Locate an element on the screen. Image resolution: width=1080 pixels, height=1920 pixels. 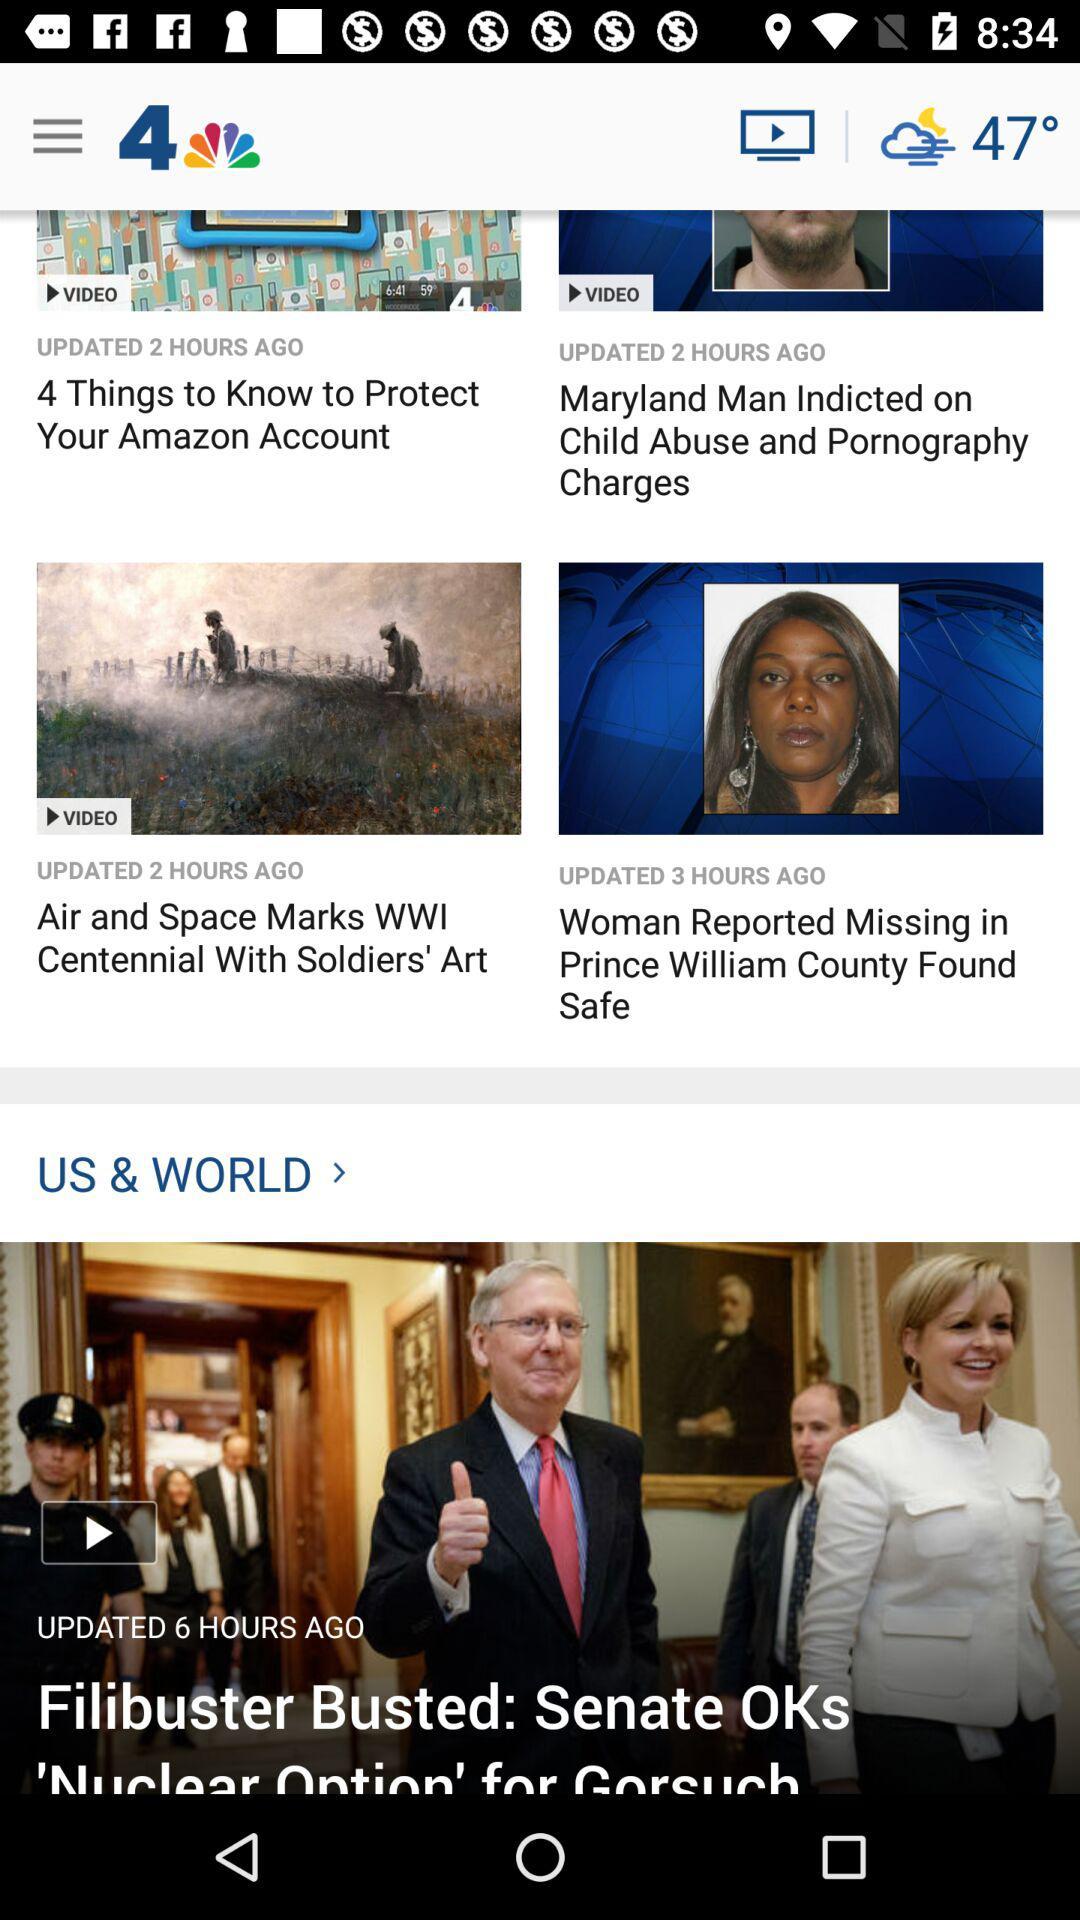
video is located at coordinates (784, 135).